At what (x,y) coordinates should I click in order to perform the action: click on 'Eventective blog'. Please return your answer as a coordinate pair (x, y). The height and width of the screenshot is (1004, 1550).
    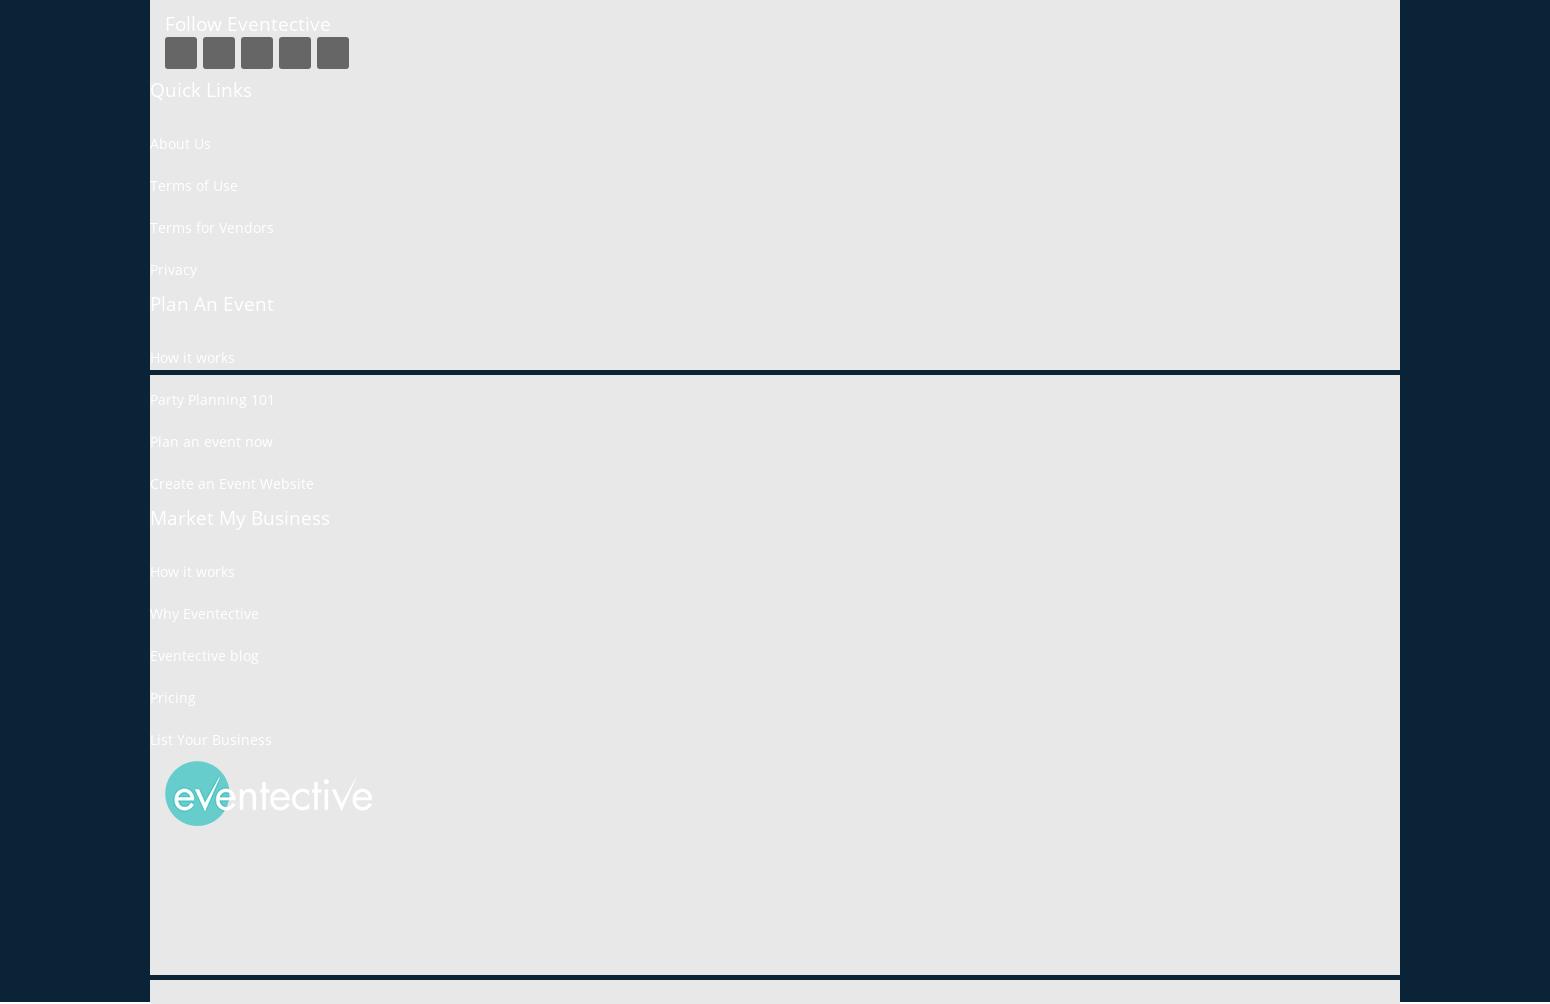
    Looking at the image, I should click on (203, 654).